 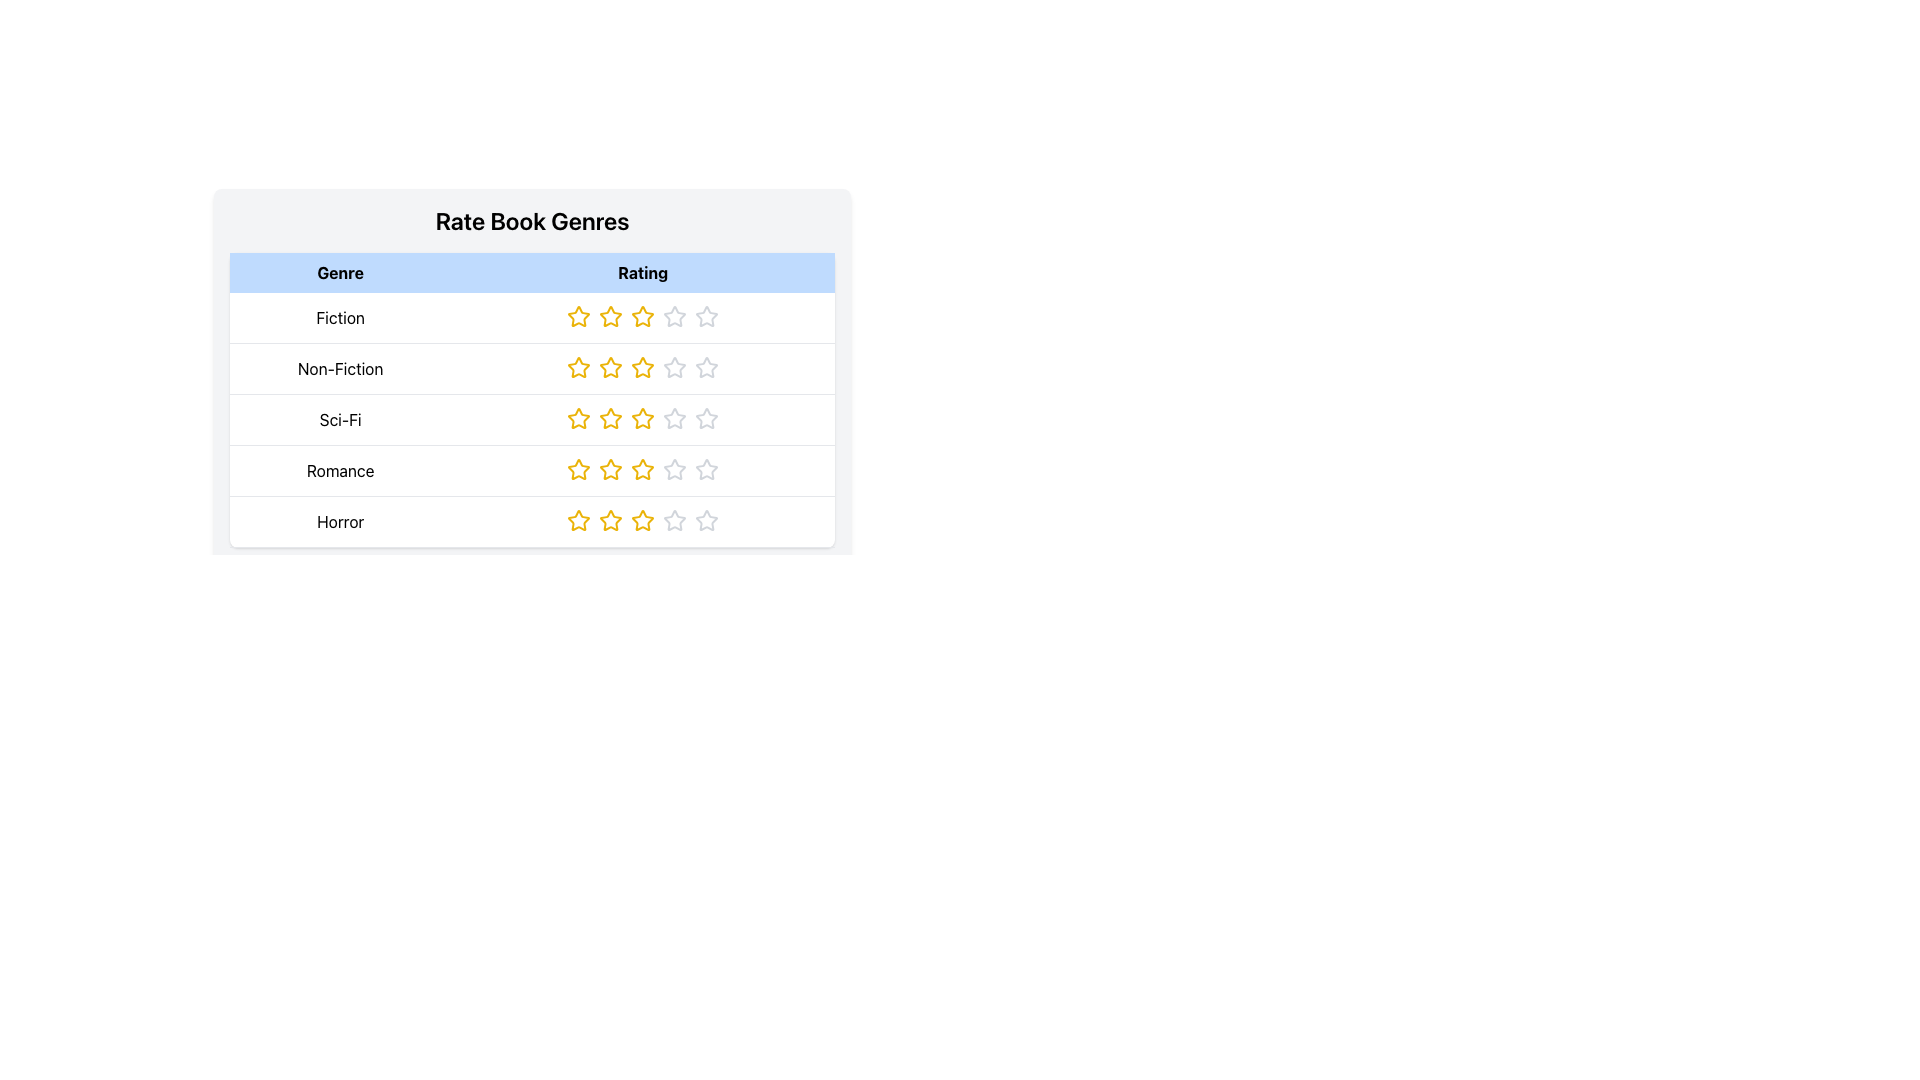 I want to click on the first star in the rating column of the 'Horror' genre, so click(x=578, y=519).